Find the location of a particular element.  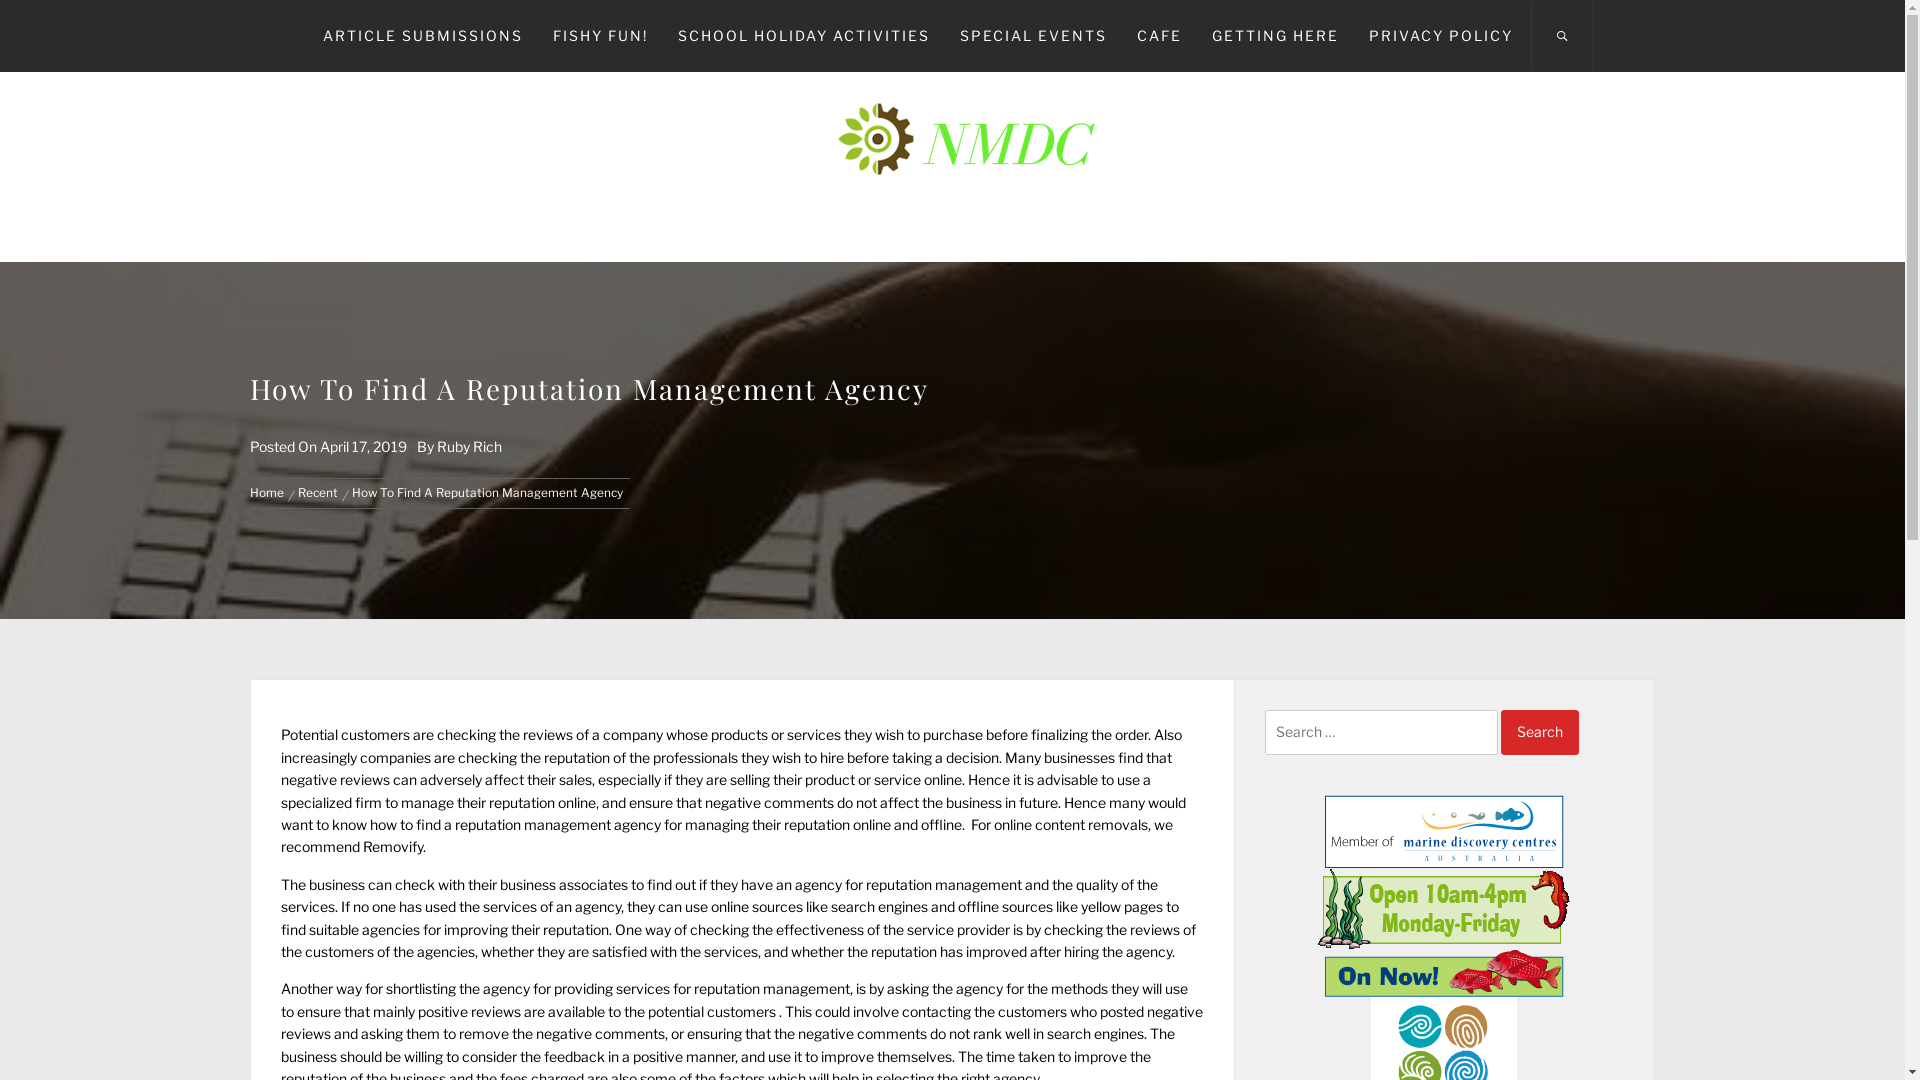

'Skip to content' is located at coordinates (0, 0).